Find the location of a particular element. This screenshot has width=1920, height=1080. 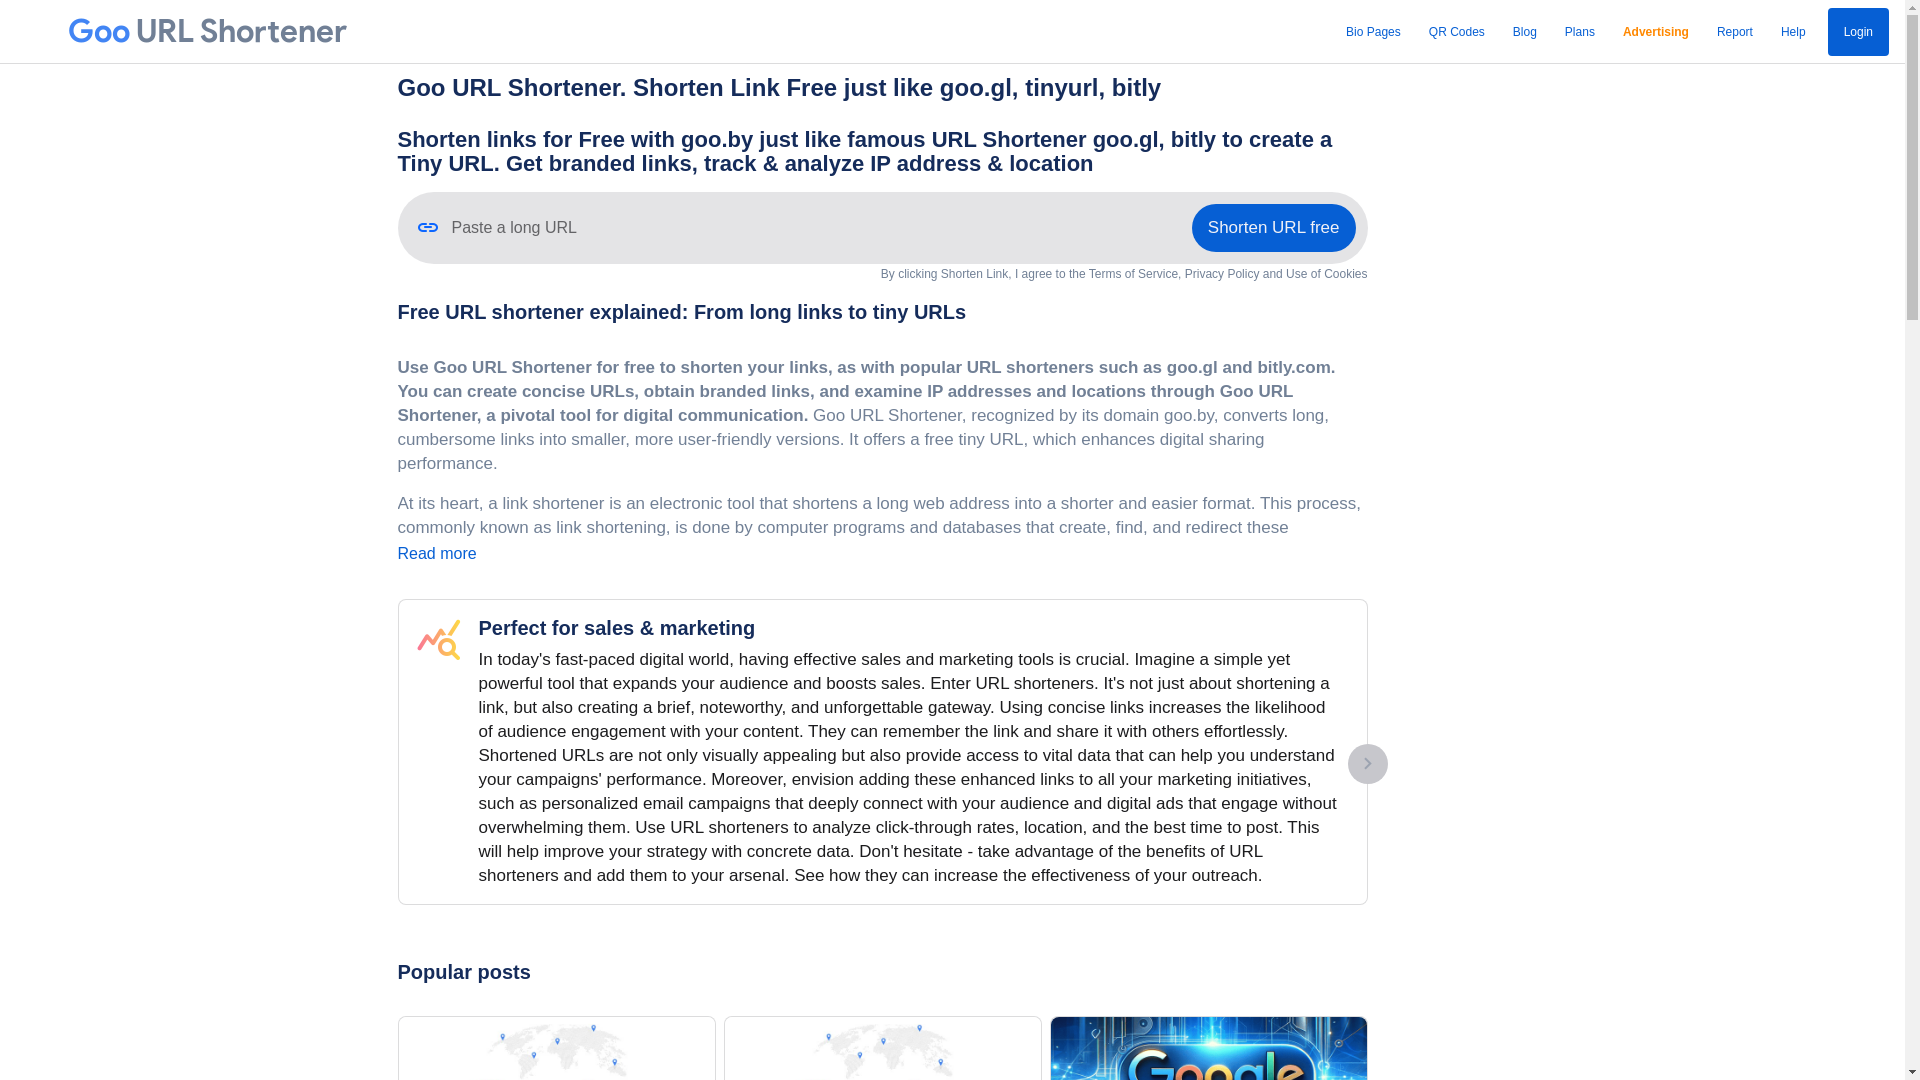

'Read more' is located at coordinates (436, 553).